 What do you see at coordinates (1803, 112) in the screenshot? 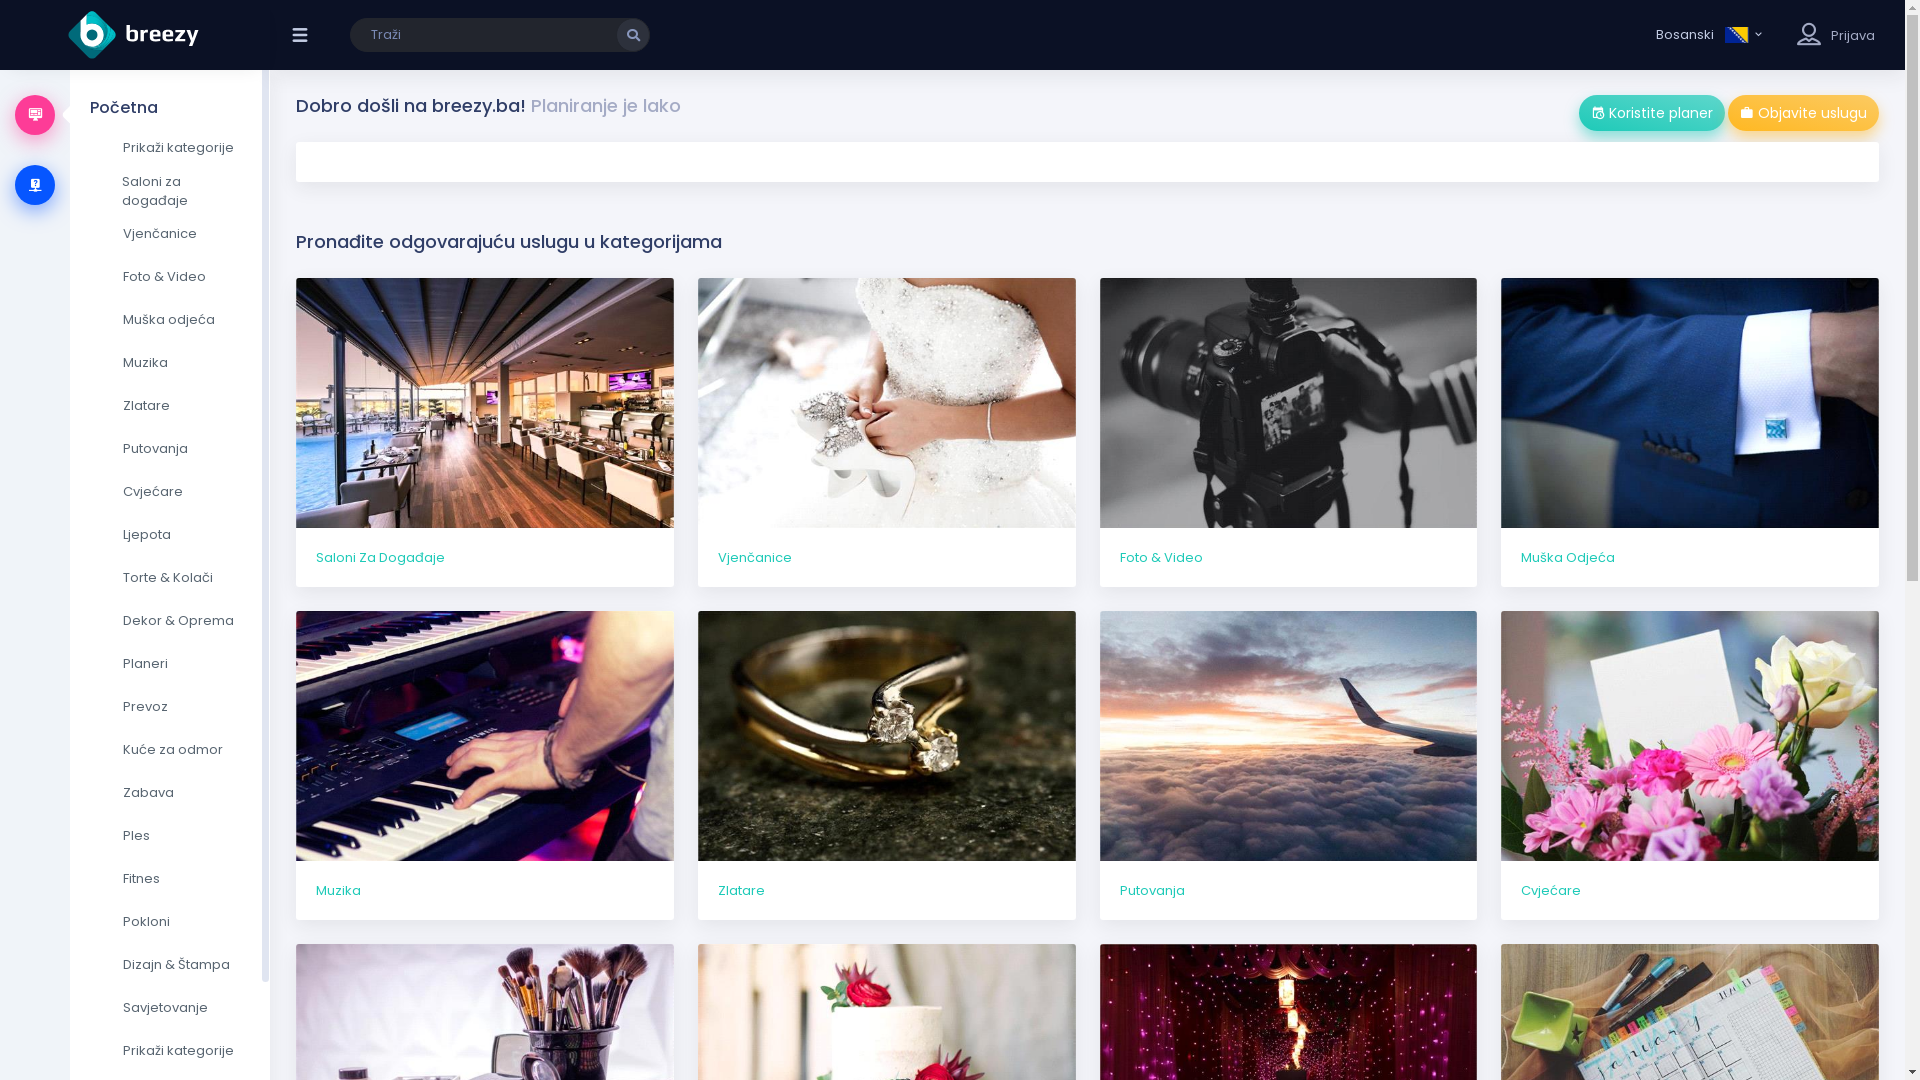
I see `'Objavite uslugu'` at bounding box center [1803, 112].